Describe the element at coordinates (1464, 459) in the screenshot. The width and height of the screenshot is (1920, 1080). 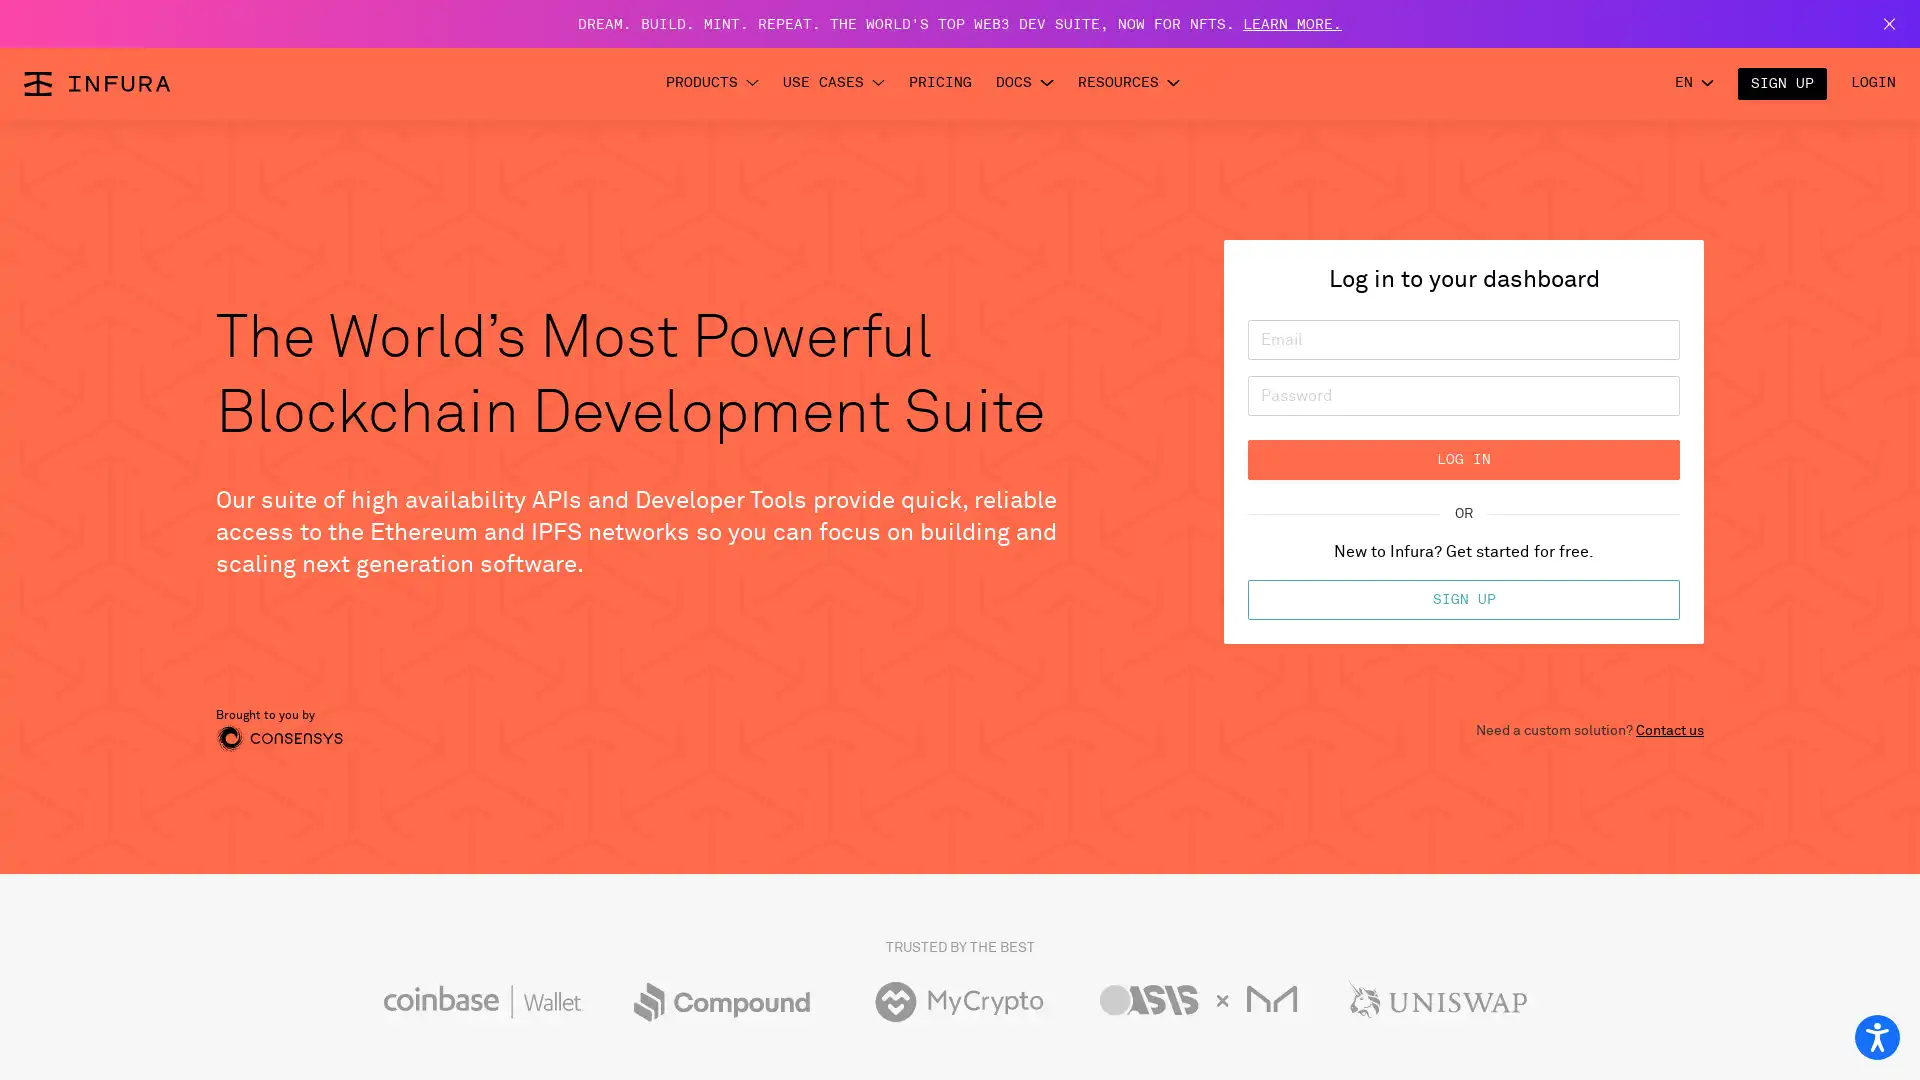
I see `LOG IN` at that location.